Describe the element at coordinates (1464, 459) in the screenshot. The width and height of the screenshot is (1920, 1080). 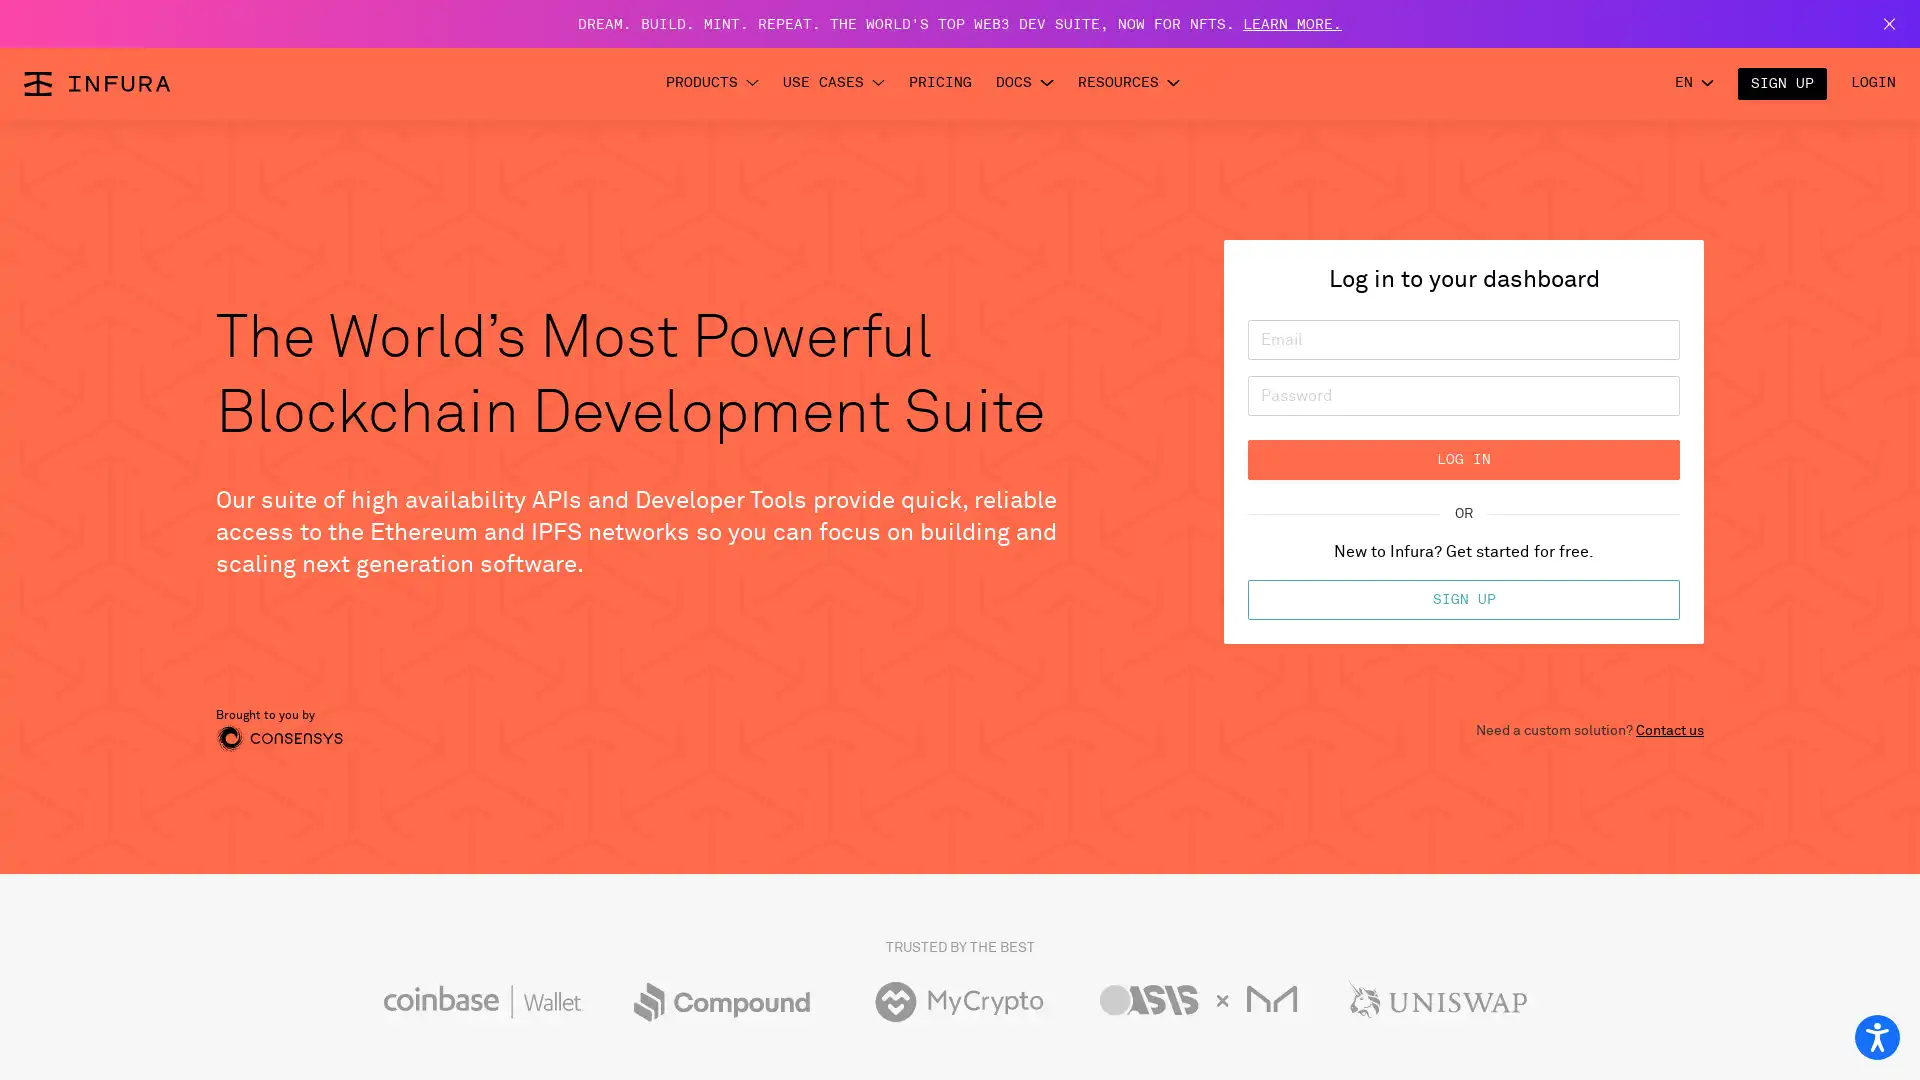
I see `LOG IN` at that location.